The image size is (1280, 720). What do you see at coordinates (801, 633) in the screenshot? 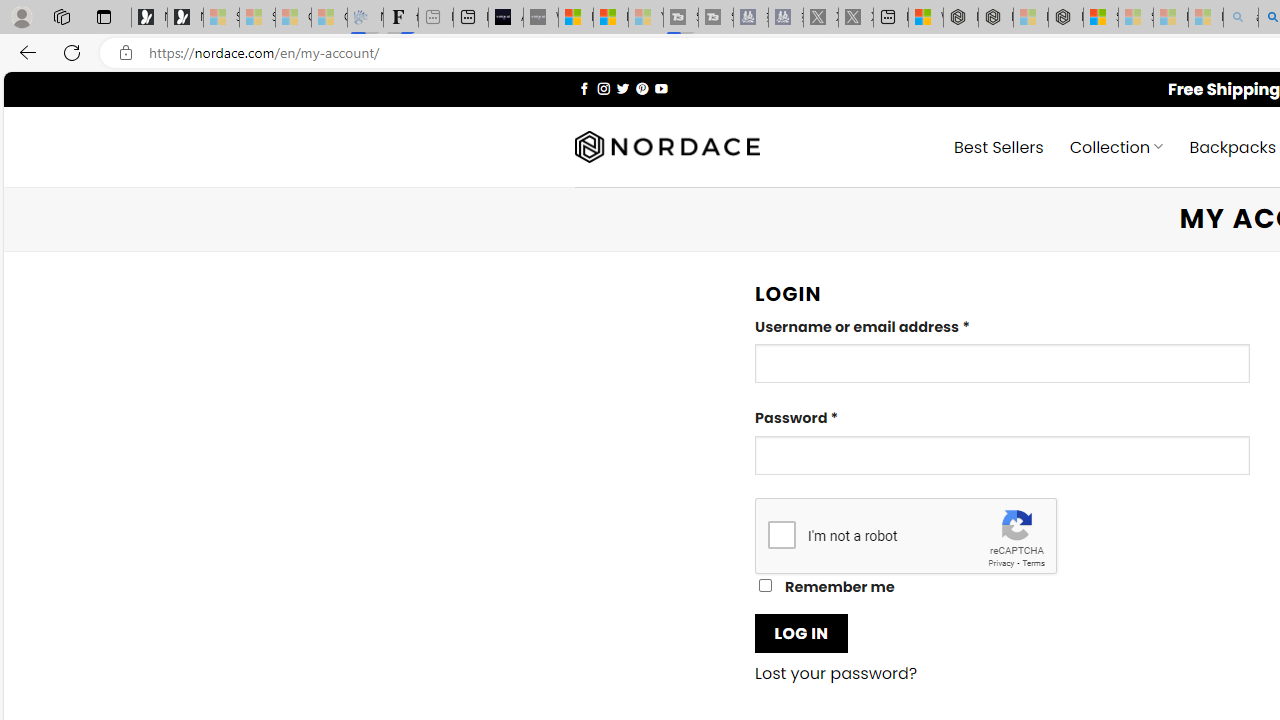
I see `'LOG IN'` at bounding box center [801, 633].